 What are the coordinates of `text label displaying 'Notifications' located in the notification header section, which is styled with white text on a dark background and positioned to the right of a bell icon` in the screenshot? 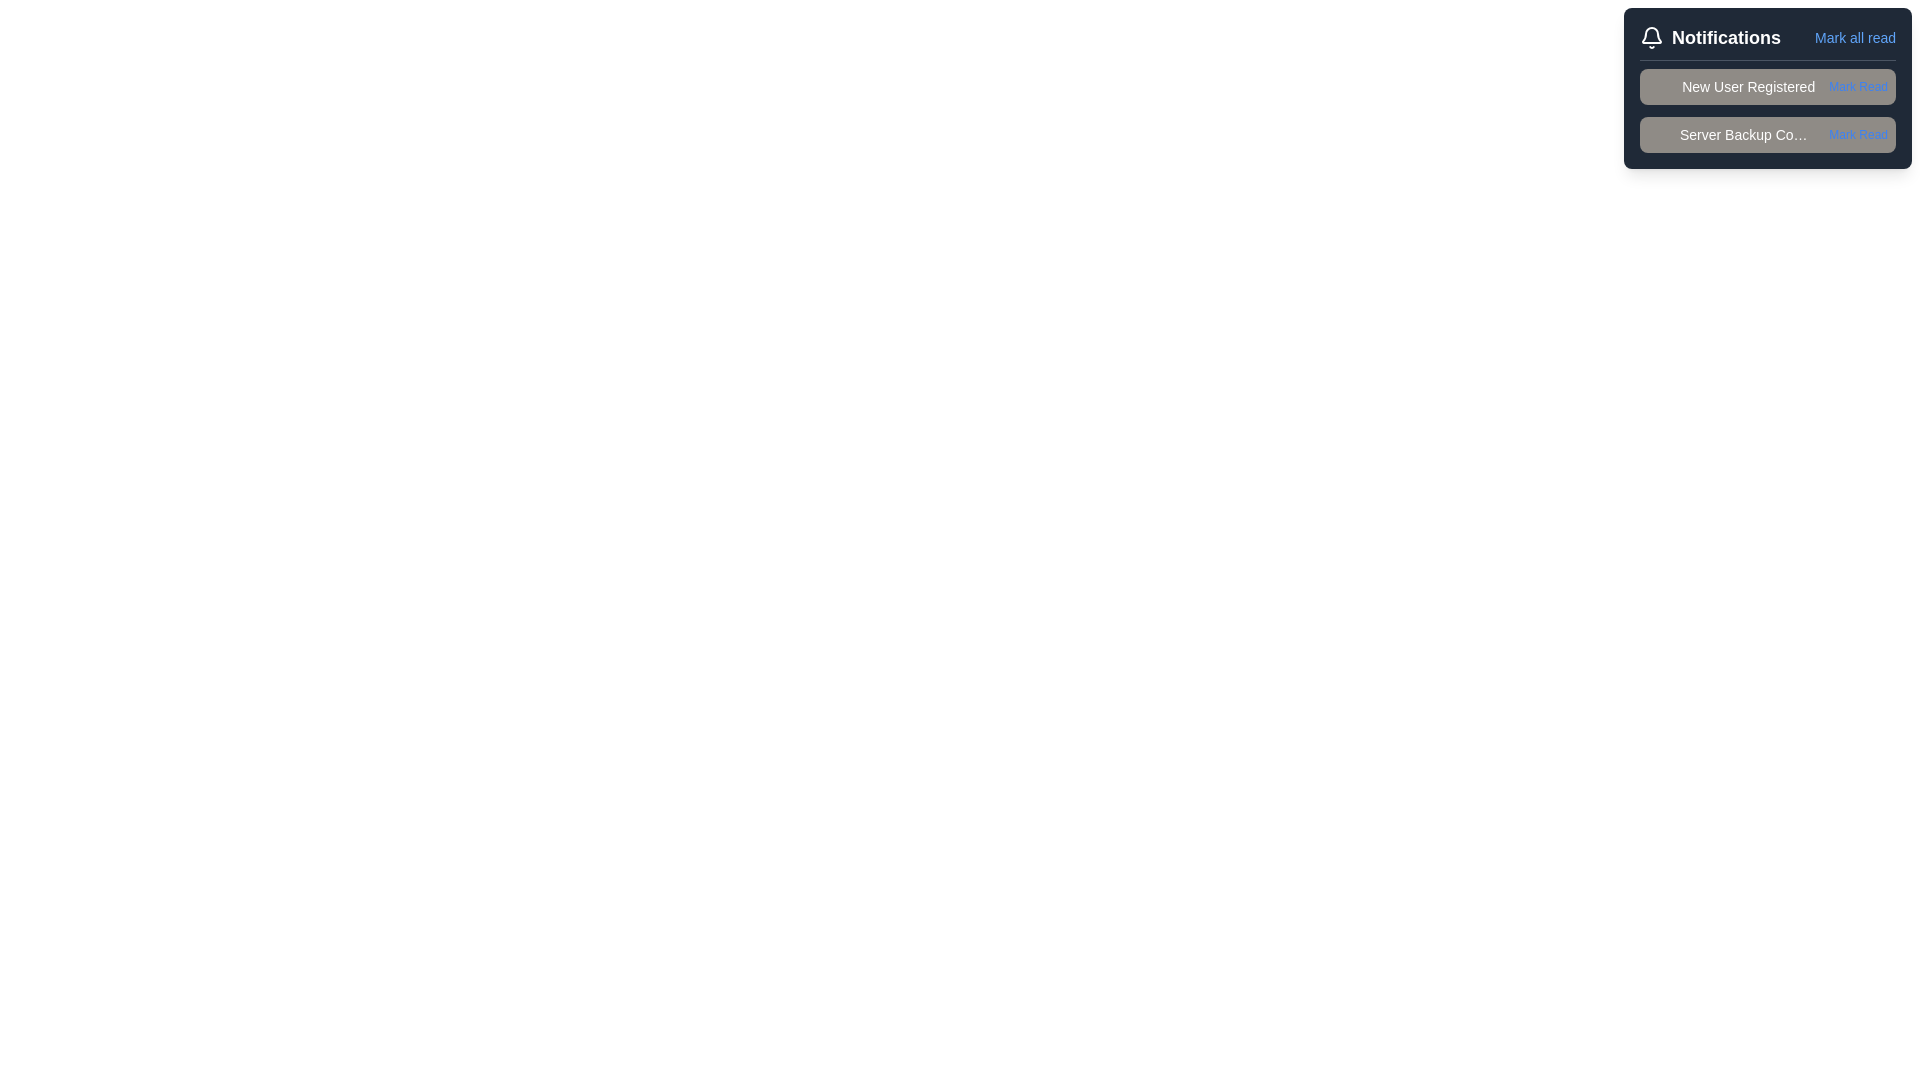 It's located at (1725, 38).